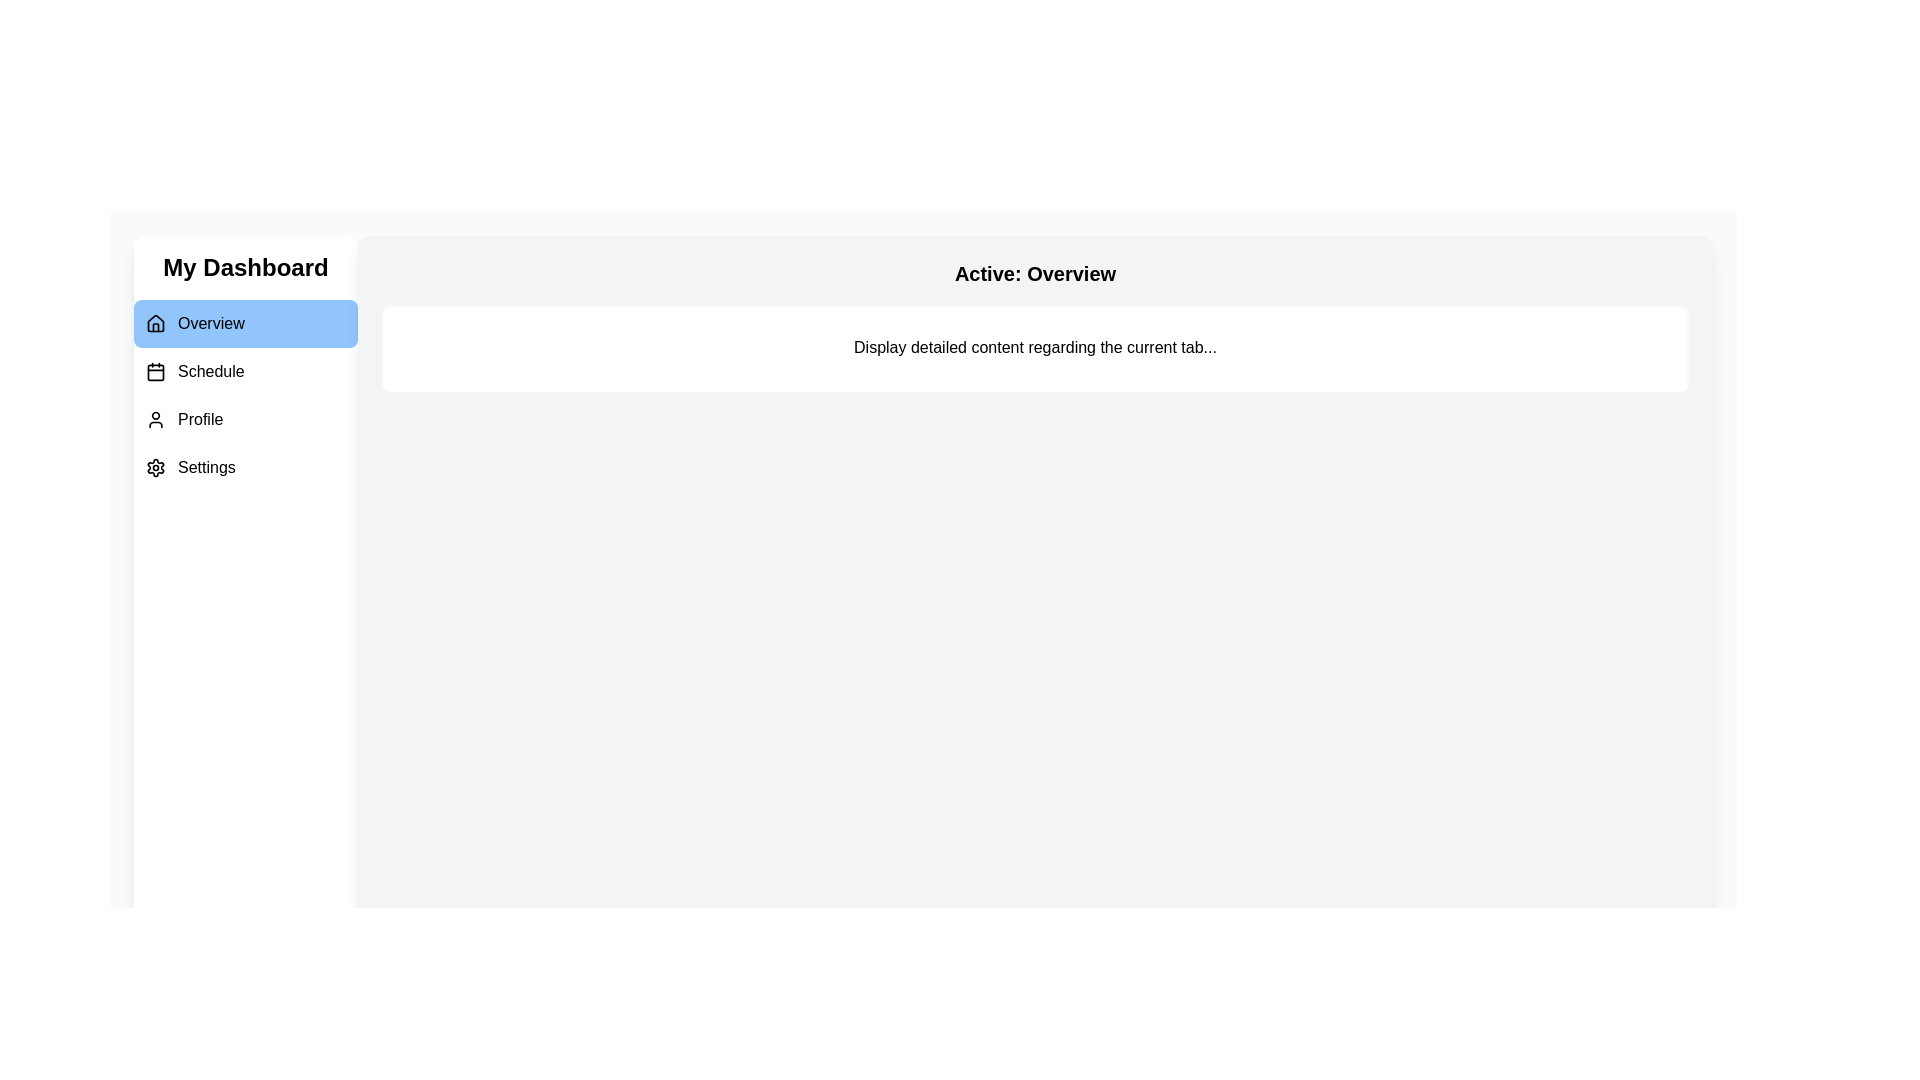  I want to click on the Settings tab, so click(244, 467).